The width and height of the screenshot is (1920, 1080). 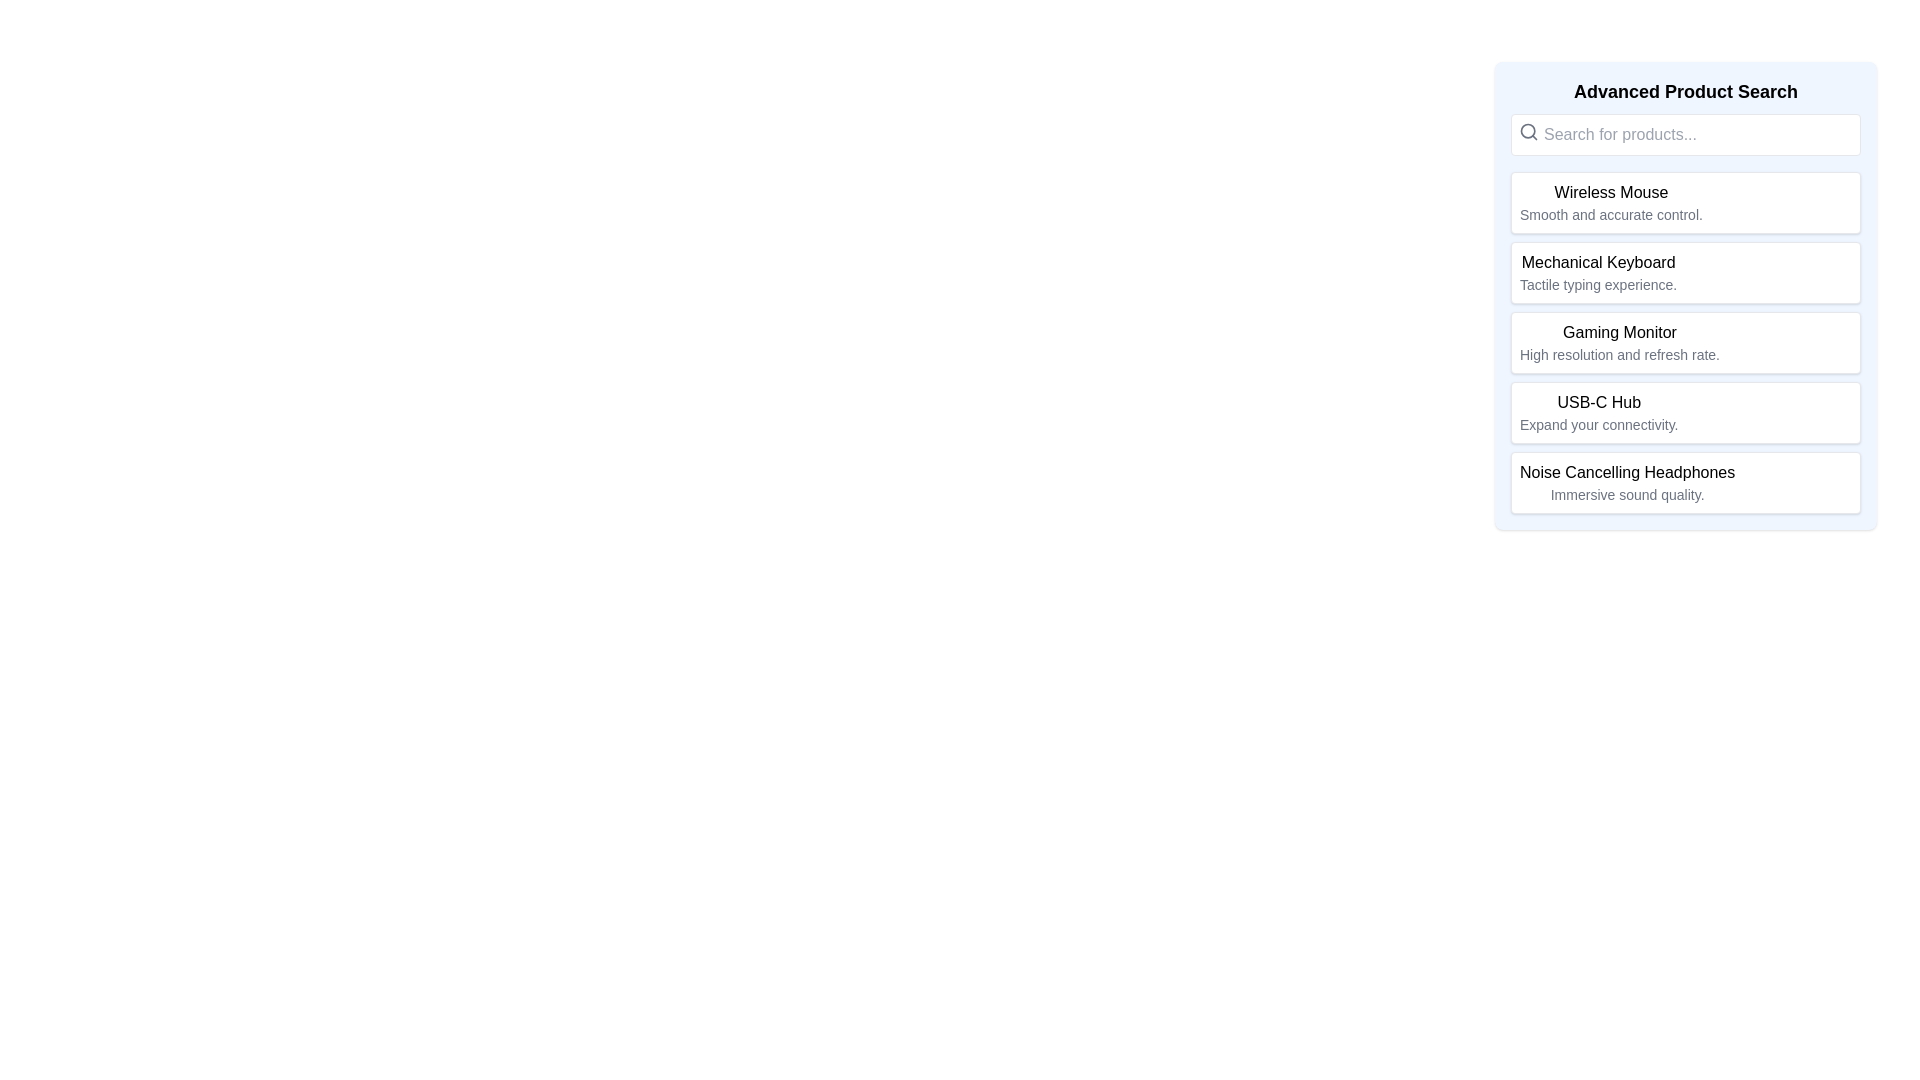 I want to click on the interactive list item styled as a button for 'USB-C Hub' for keyboard navigation, so click(x=1684, y=411).